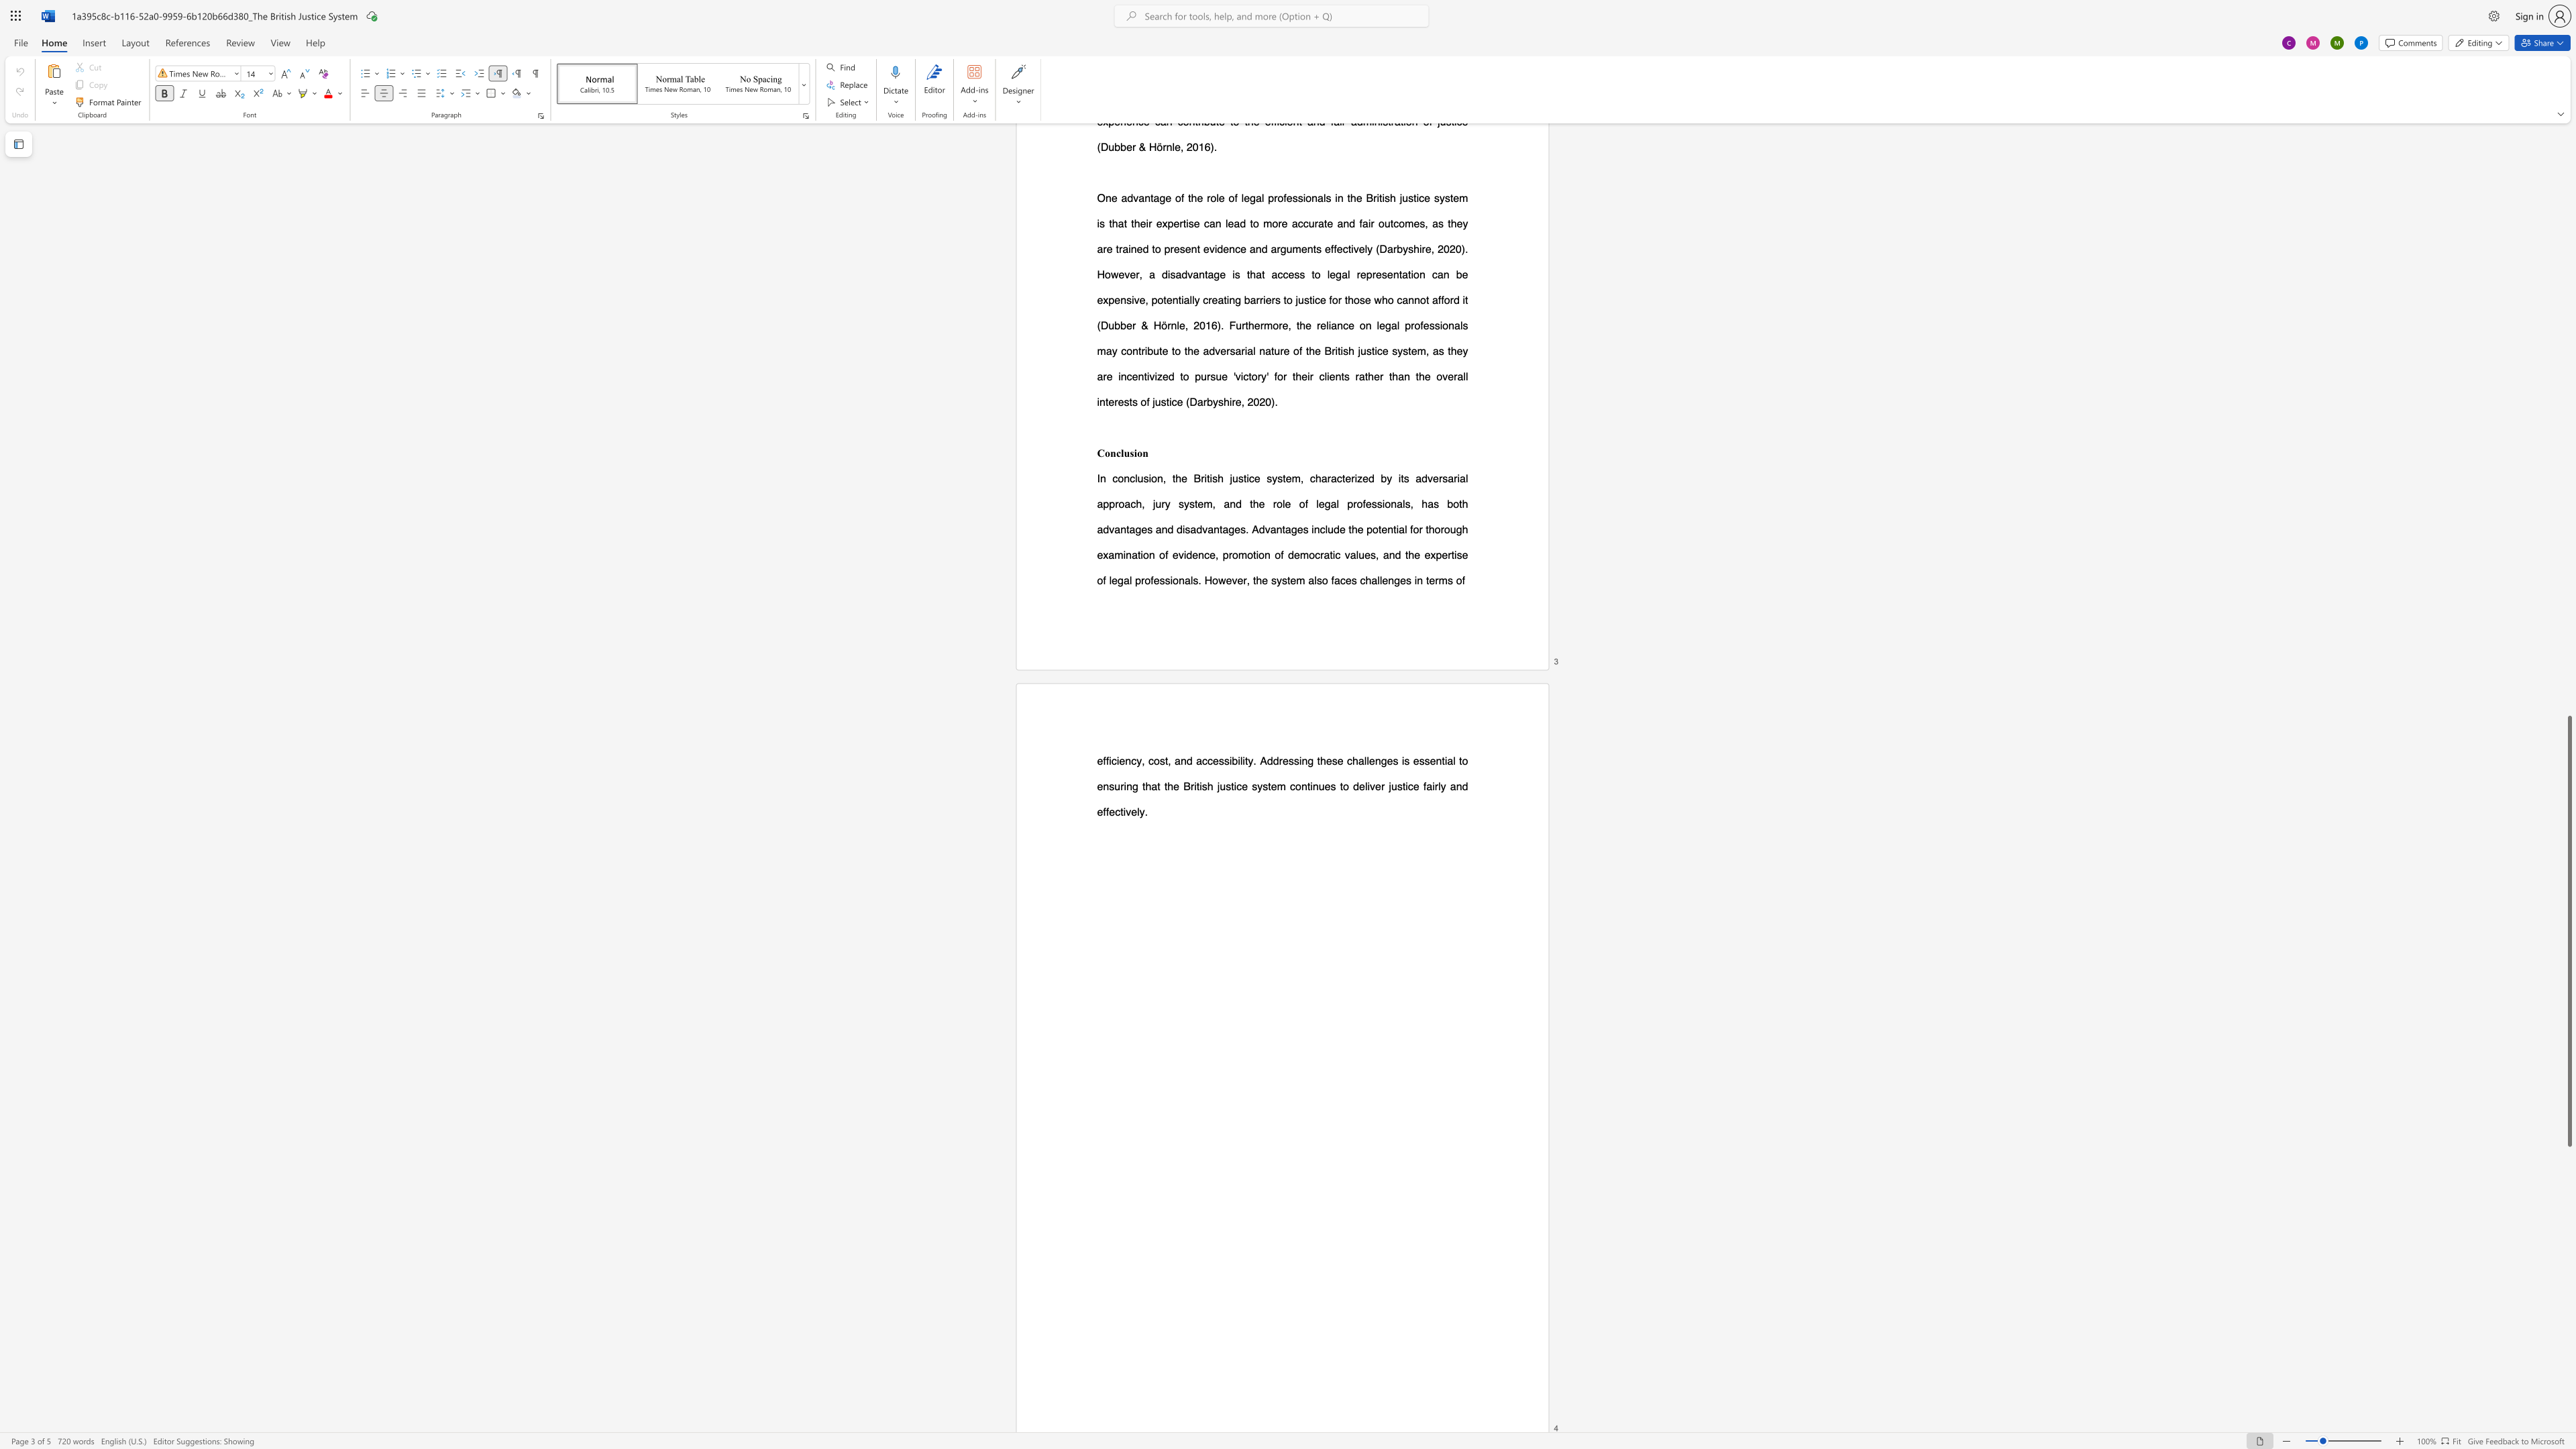  Describe the element at coordinates (2568, 200) in the screenshot. I see `the scrollbar to slide the page up` at that location.